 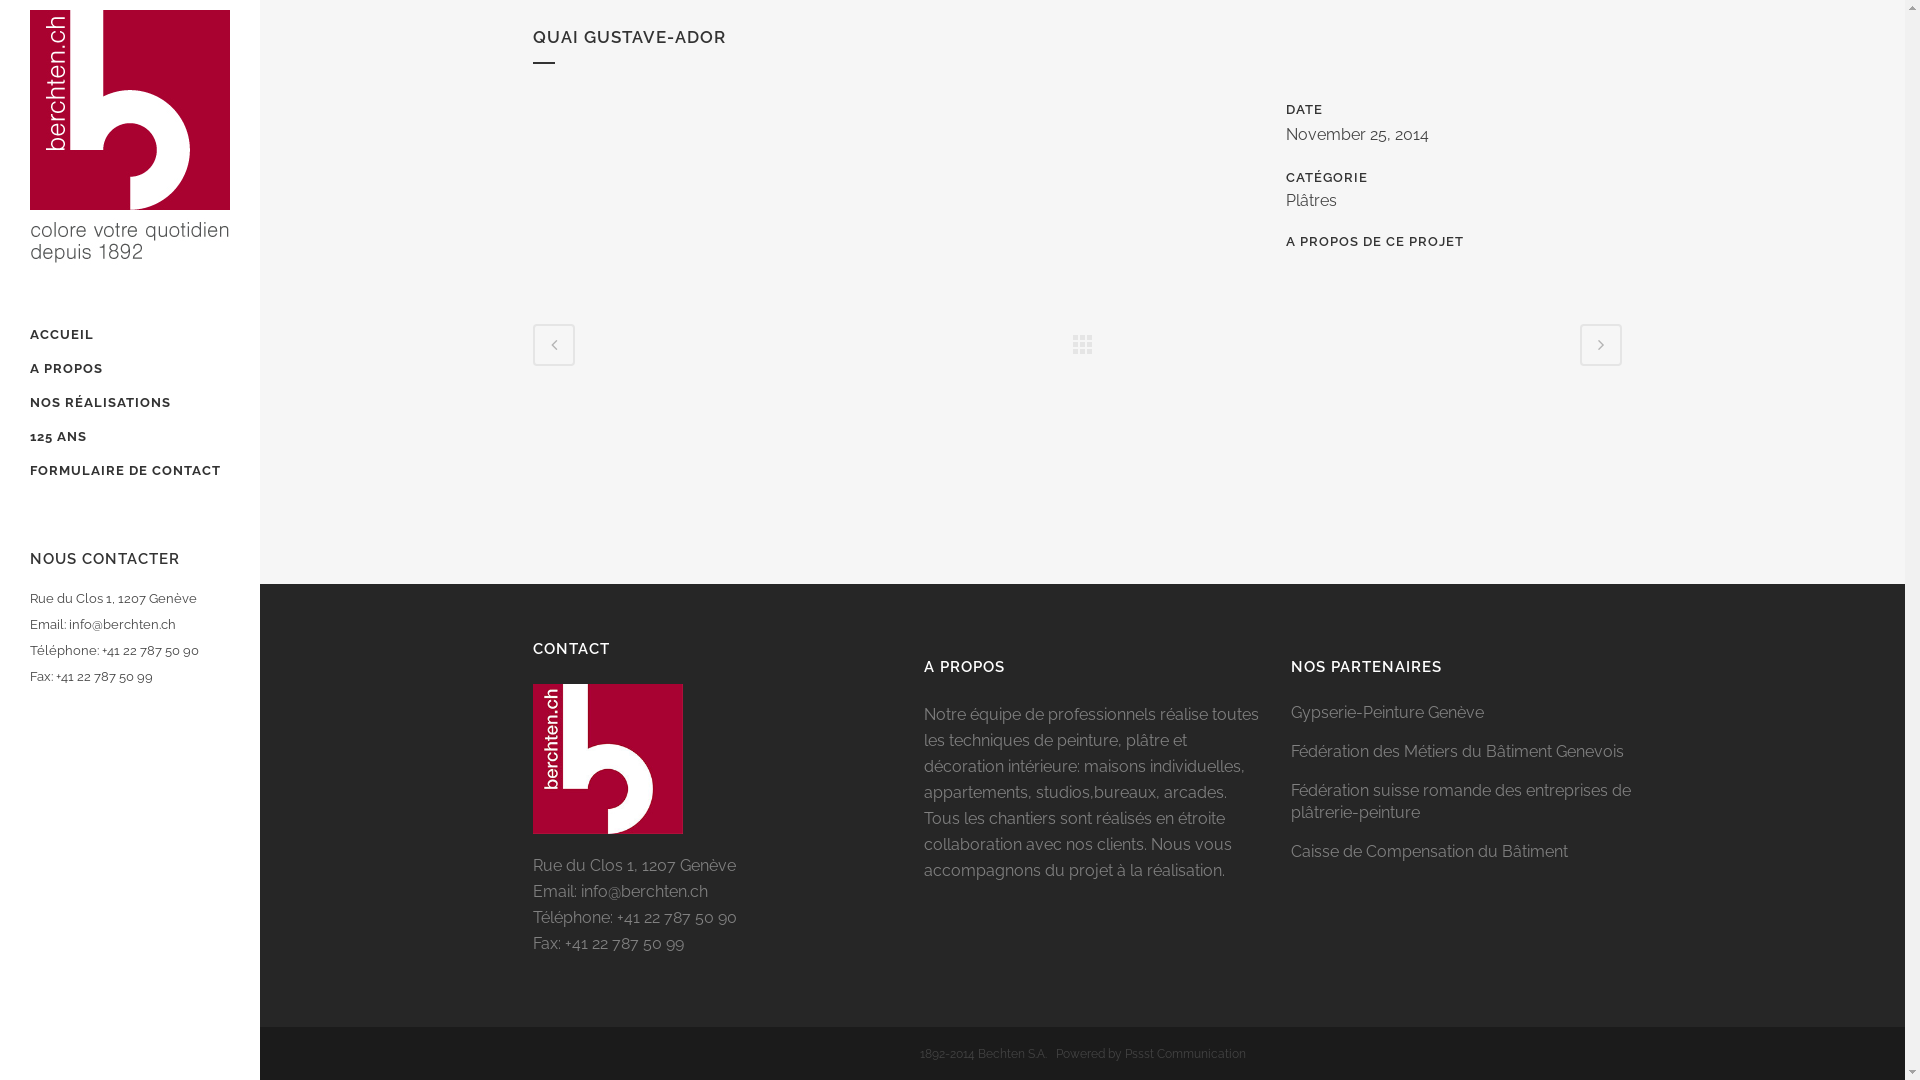 I want to click on 'FORMULAIRE DE CONTACT', so click(x=29, y=470).